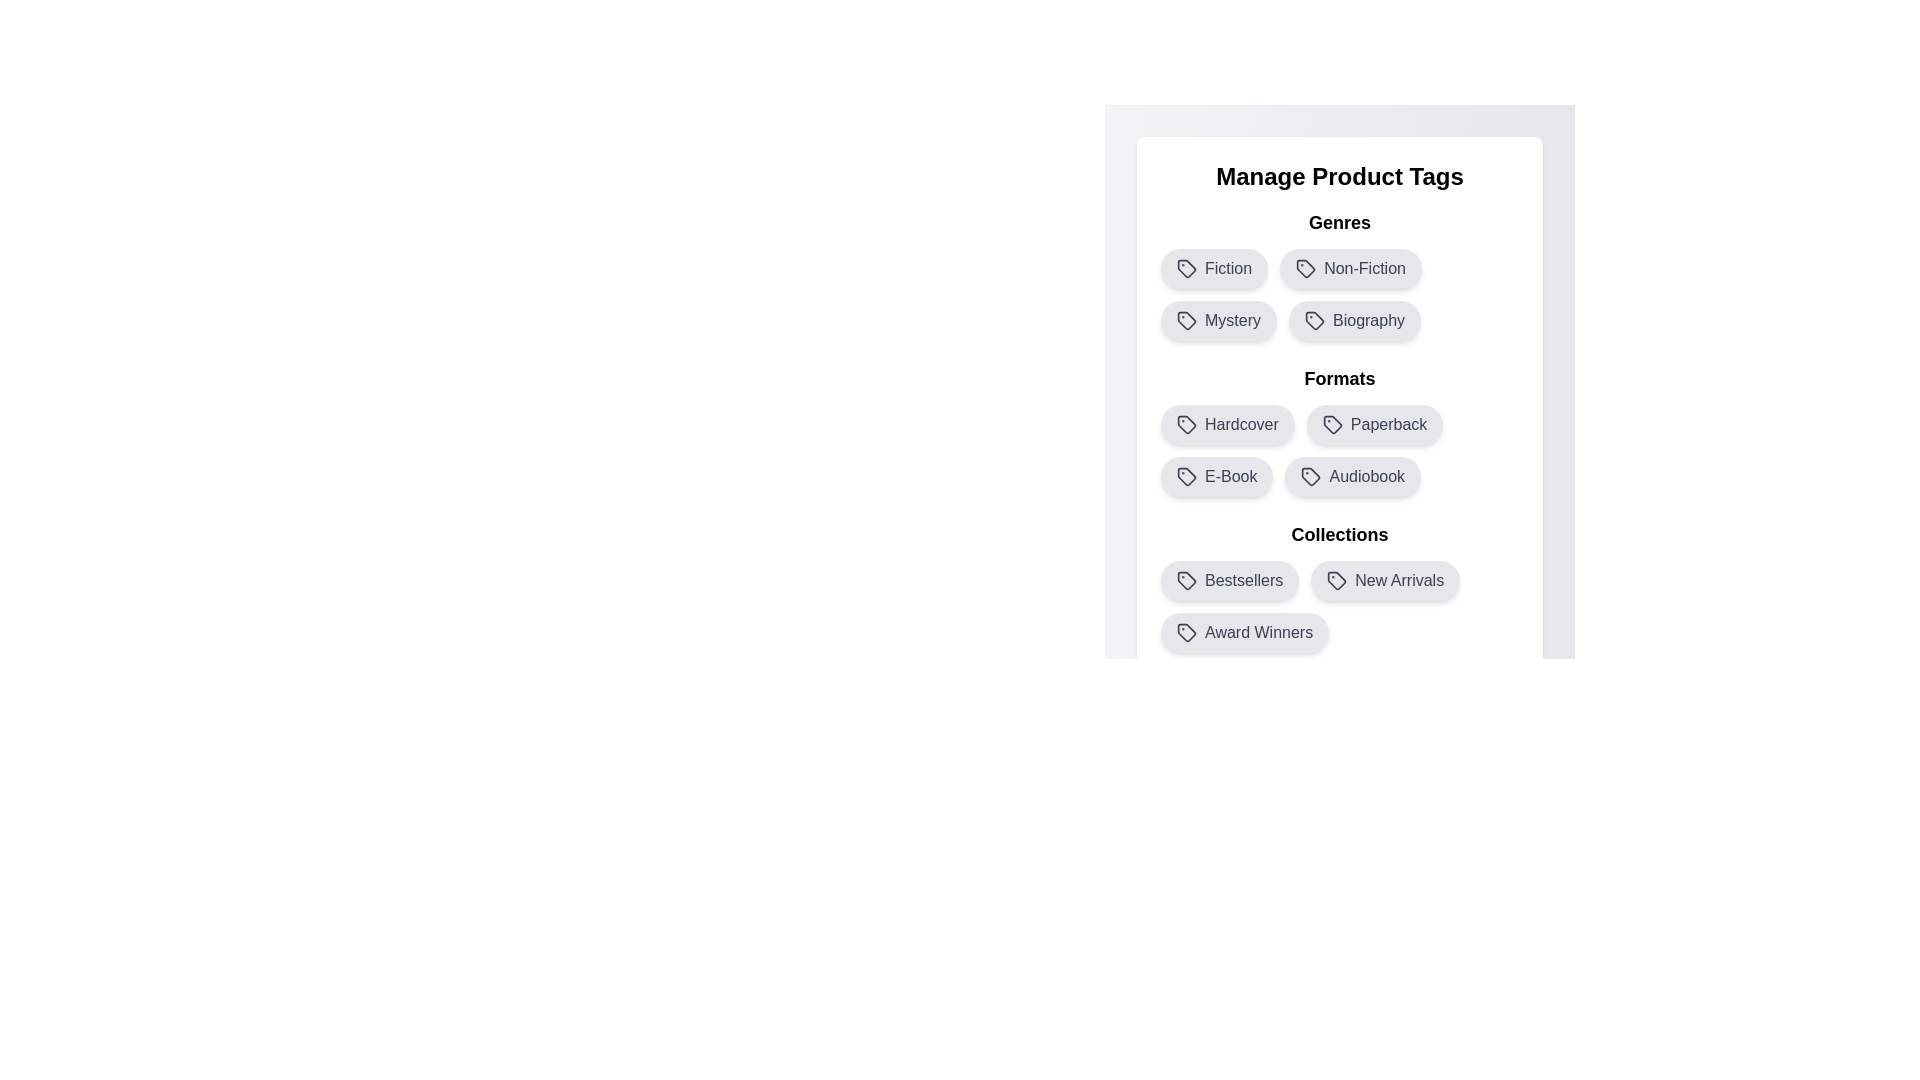 The image size is (1920, 1080). What do you see at coordinates (1384, 581) in the screenshot?
I see `the second button in the 'Collections' section, located to the right of the 'Bestsellers' button` at bounding box center [1384, 581].